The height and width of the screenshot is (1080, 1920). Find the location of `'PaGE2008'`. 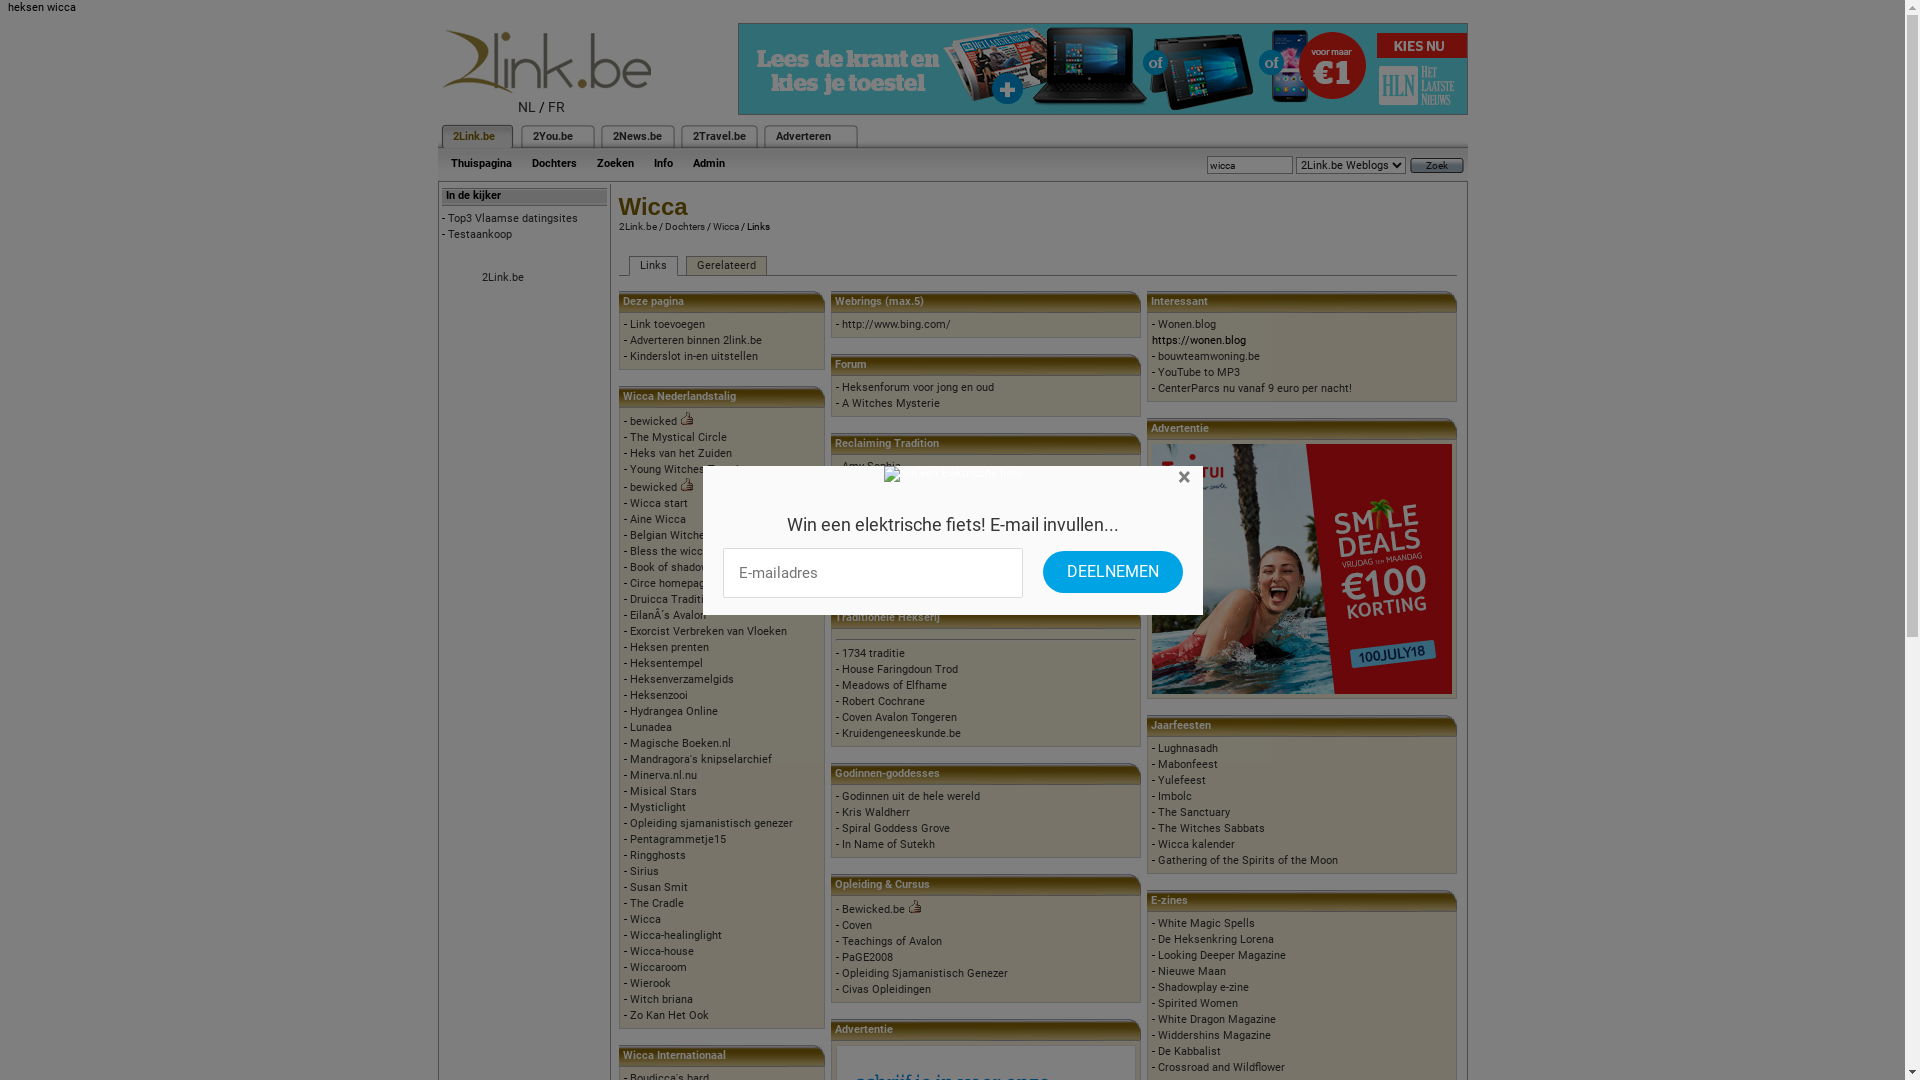

'PaGE2008' is located at coordinates (867, 956).